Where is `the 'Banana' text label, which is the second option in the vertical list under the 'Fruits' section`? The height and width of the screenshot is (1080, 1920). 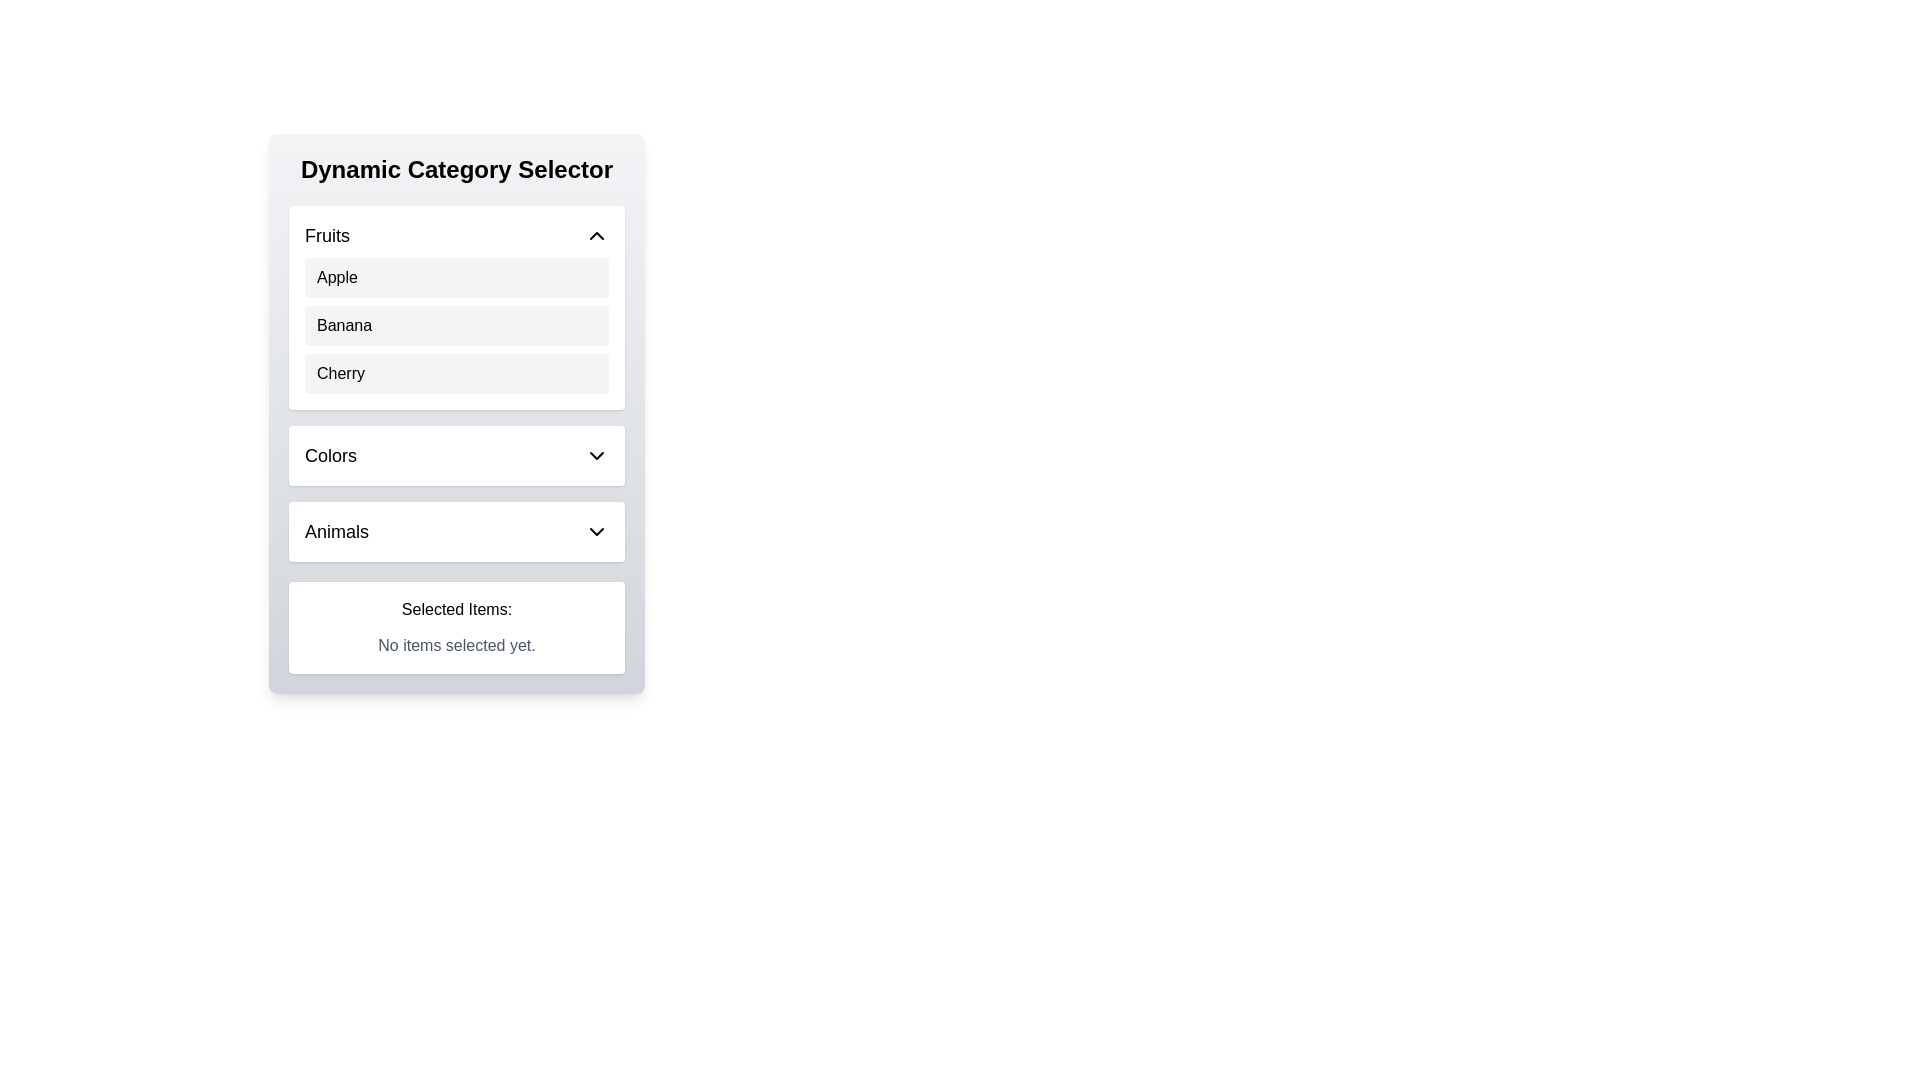
the 'Banana' text label, which is the second option in the vertical list under the 'Fruits' section is located at coordinates (344, 325).